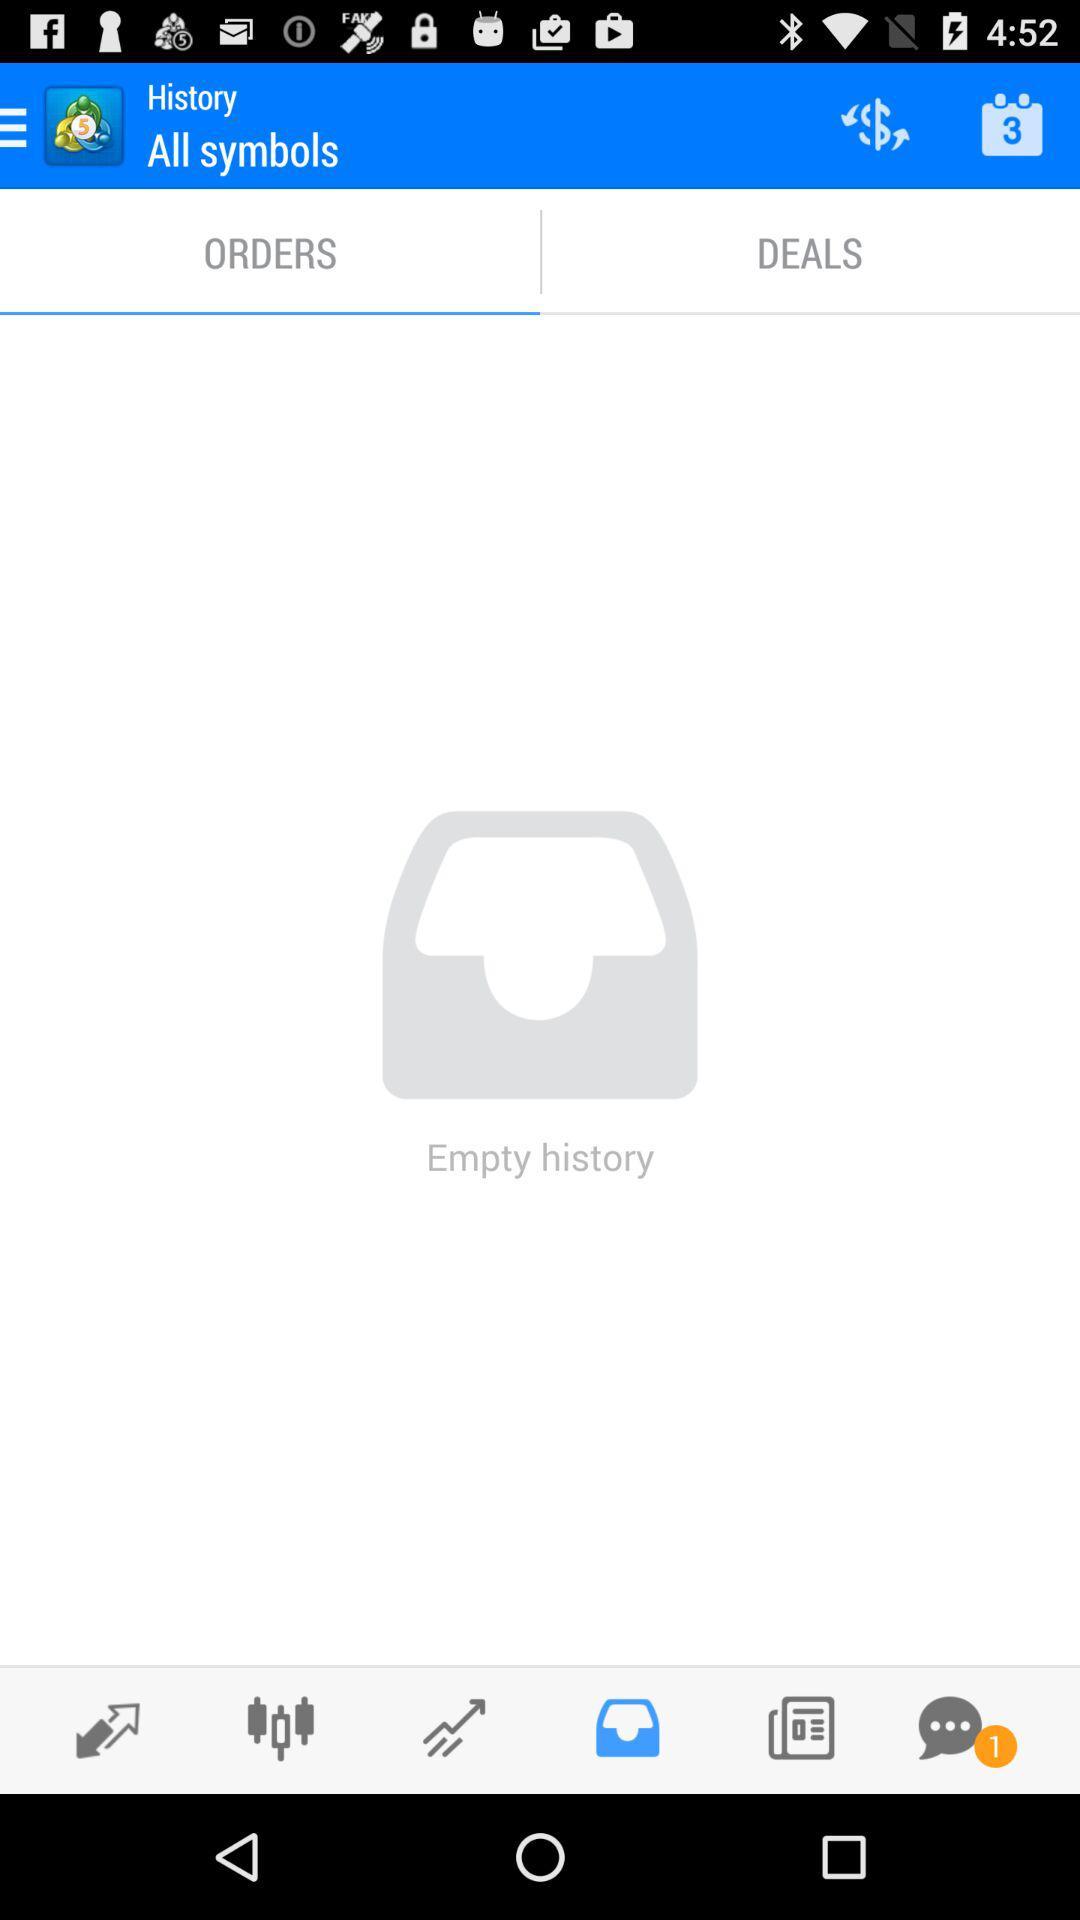  I want to click on forward option, so click(97, 1728).